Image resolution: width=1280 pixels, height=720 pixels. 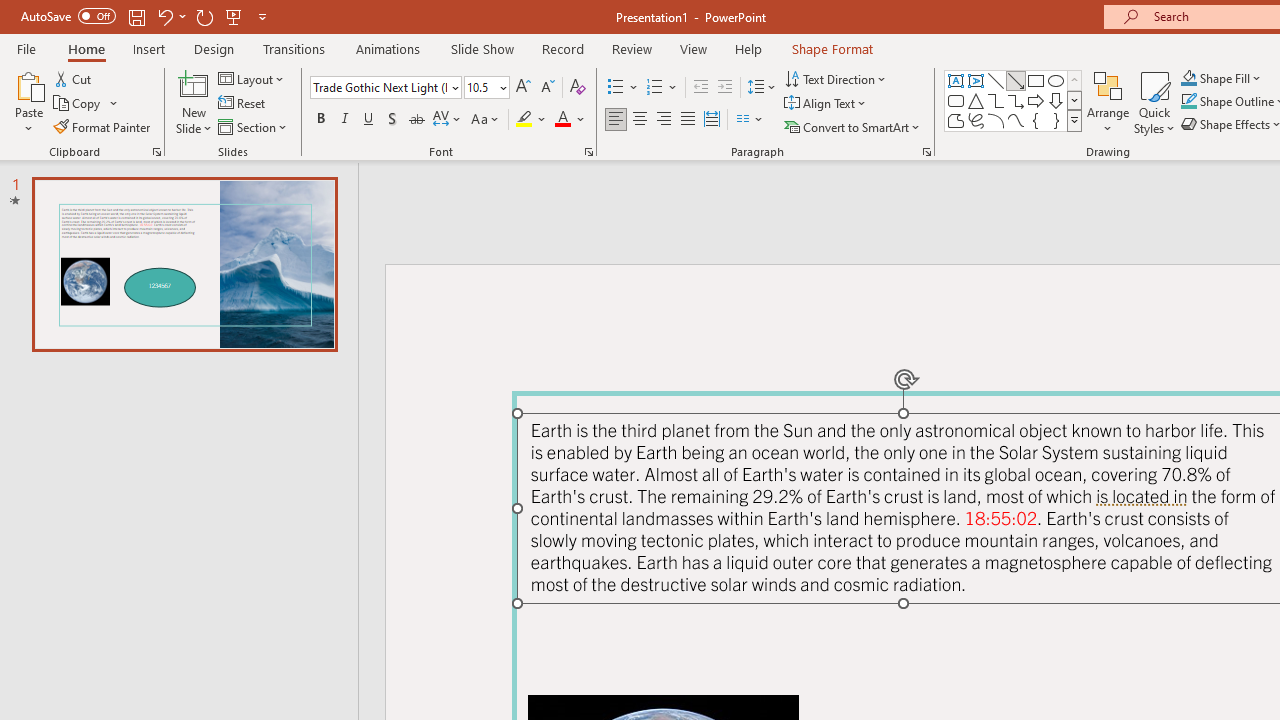 I want to click on 'Shape Fill Aqua, Accent 2', so click(x=1189, y=77).